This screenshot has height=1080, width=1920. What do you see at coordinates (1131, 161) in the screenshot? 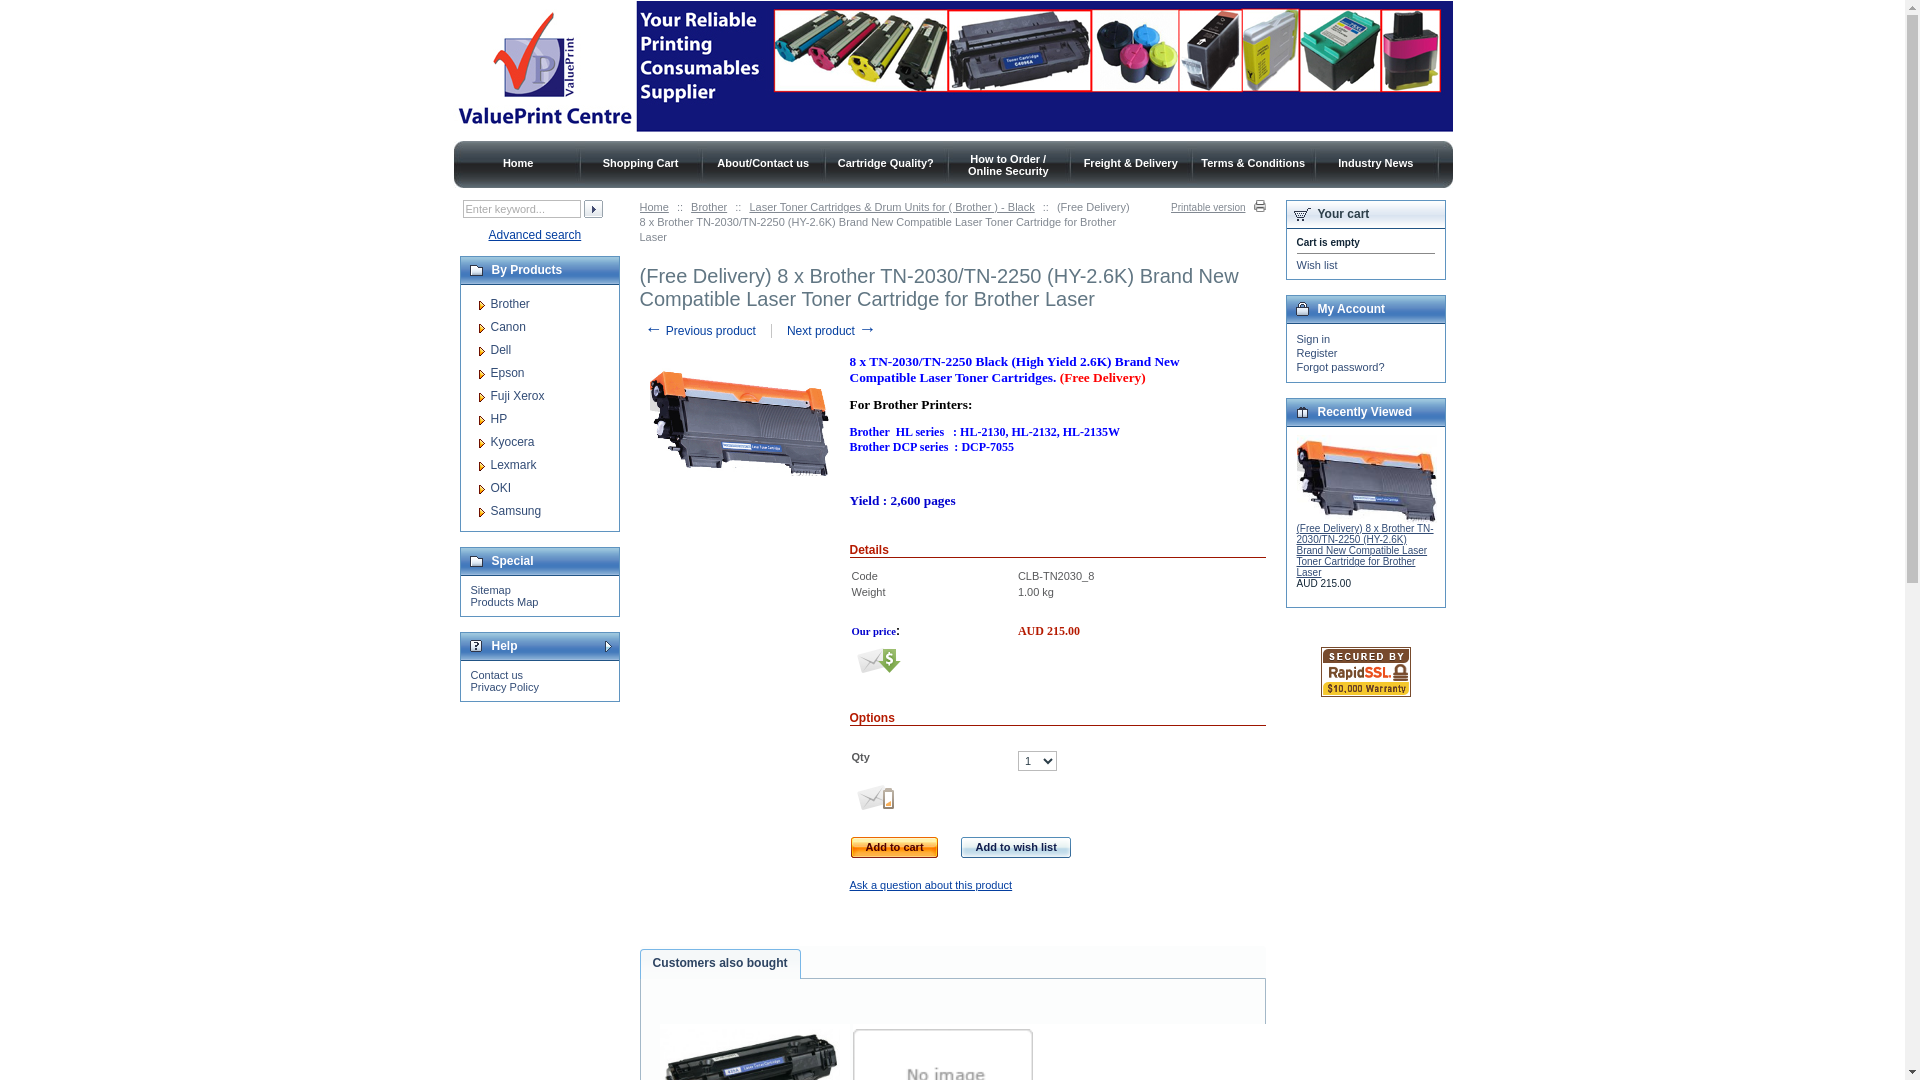
I see `'Freight & Delivery'` at bounding box center [1131, 161].